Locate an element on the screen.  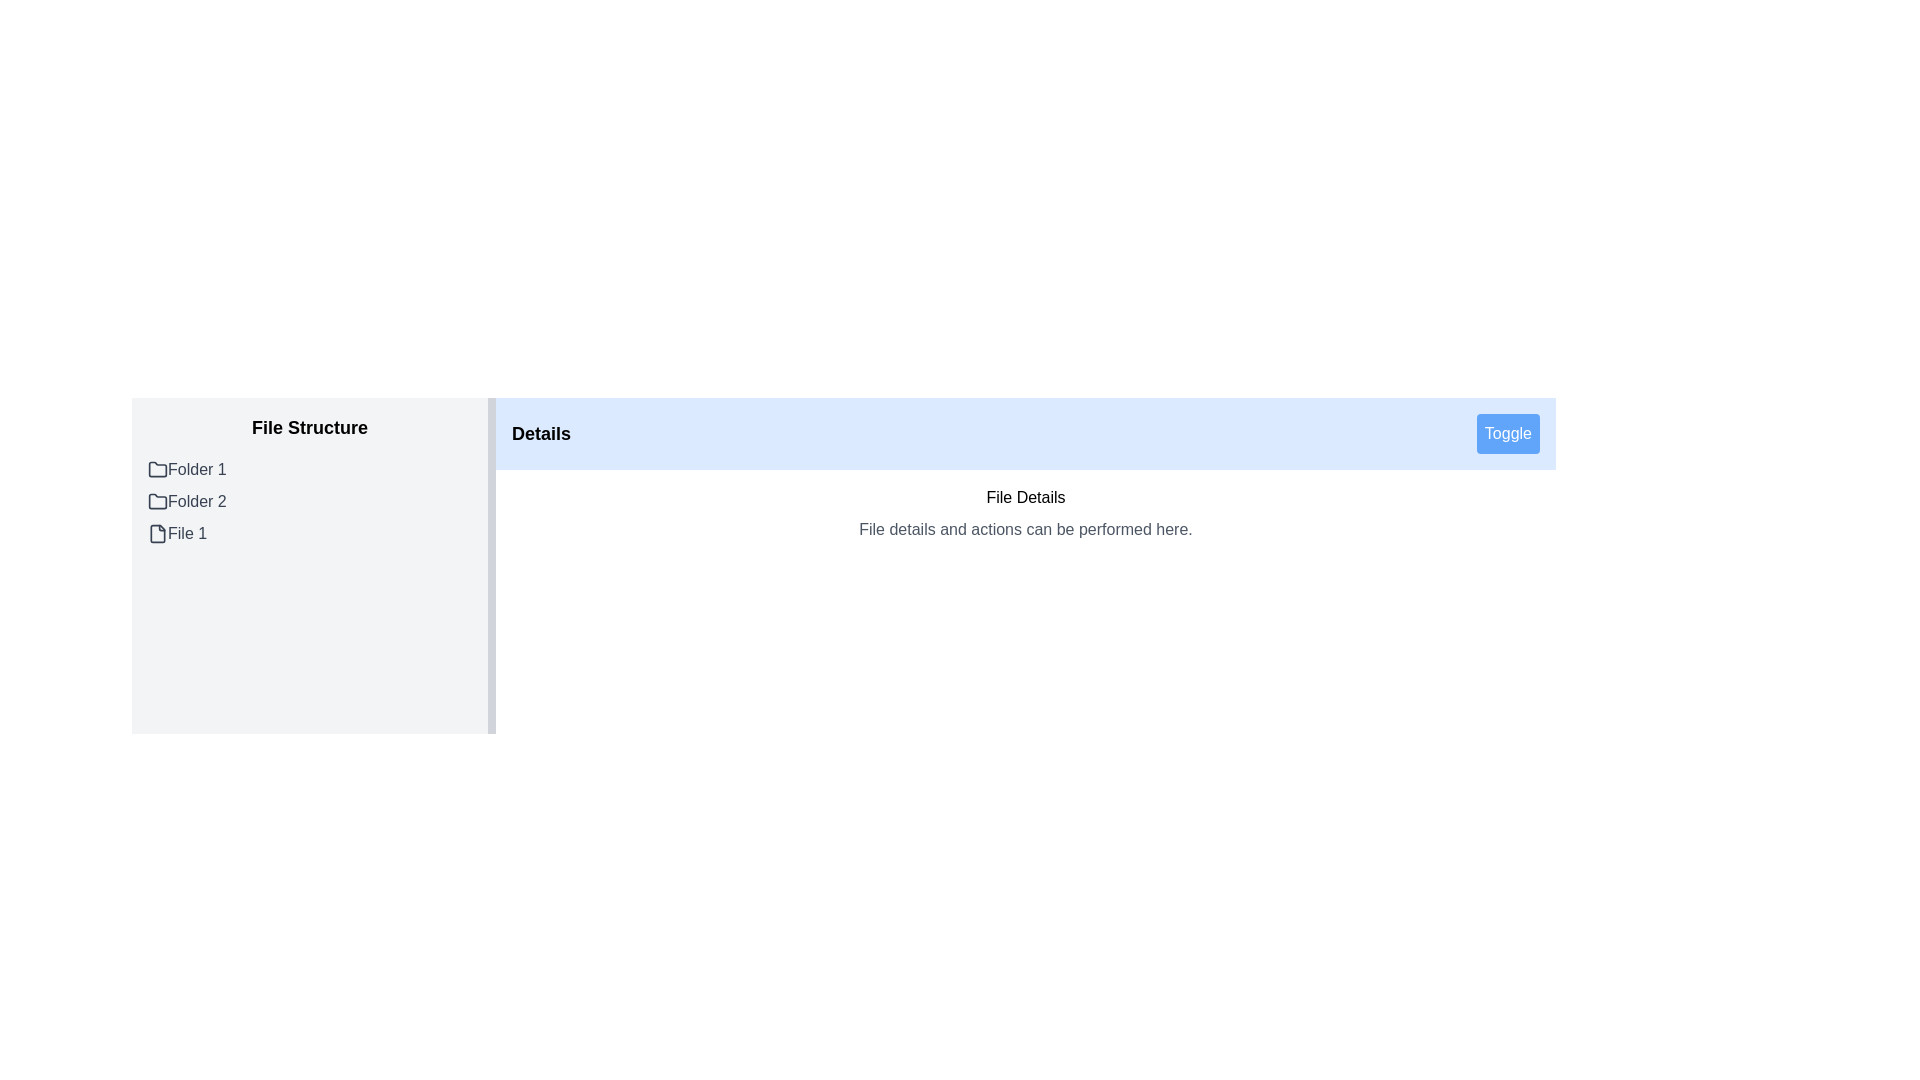
the folder item labeled 'Folder 2' in the file structure is located at coordinates (309, 500).